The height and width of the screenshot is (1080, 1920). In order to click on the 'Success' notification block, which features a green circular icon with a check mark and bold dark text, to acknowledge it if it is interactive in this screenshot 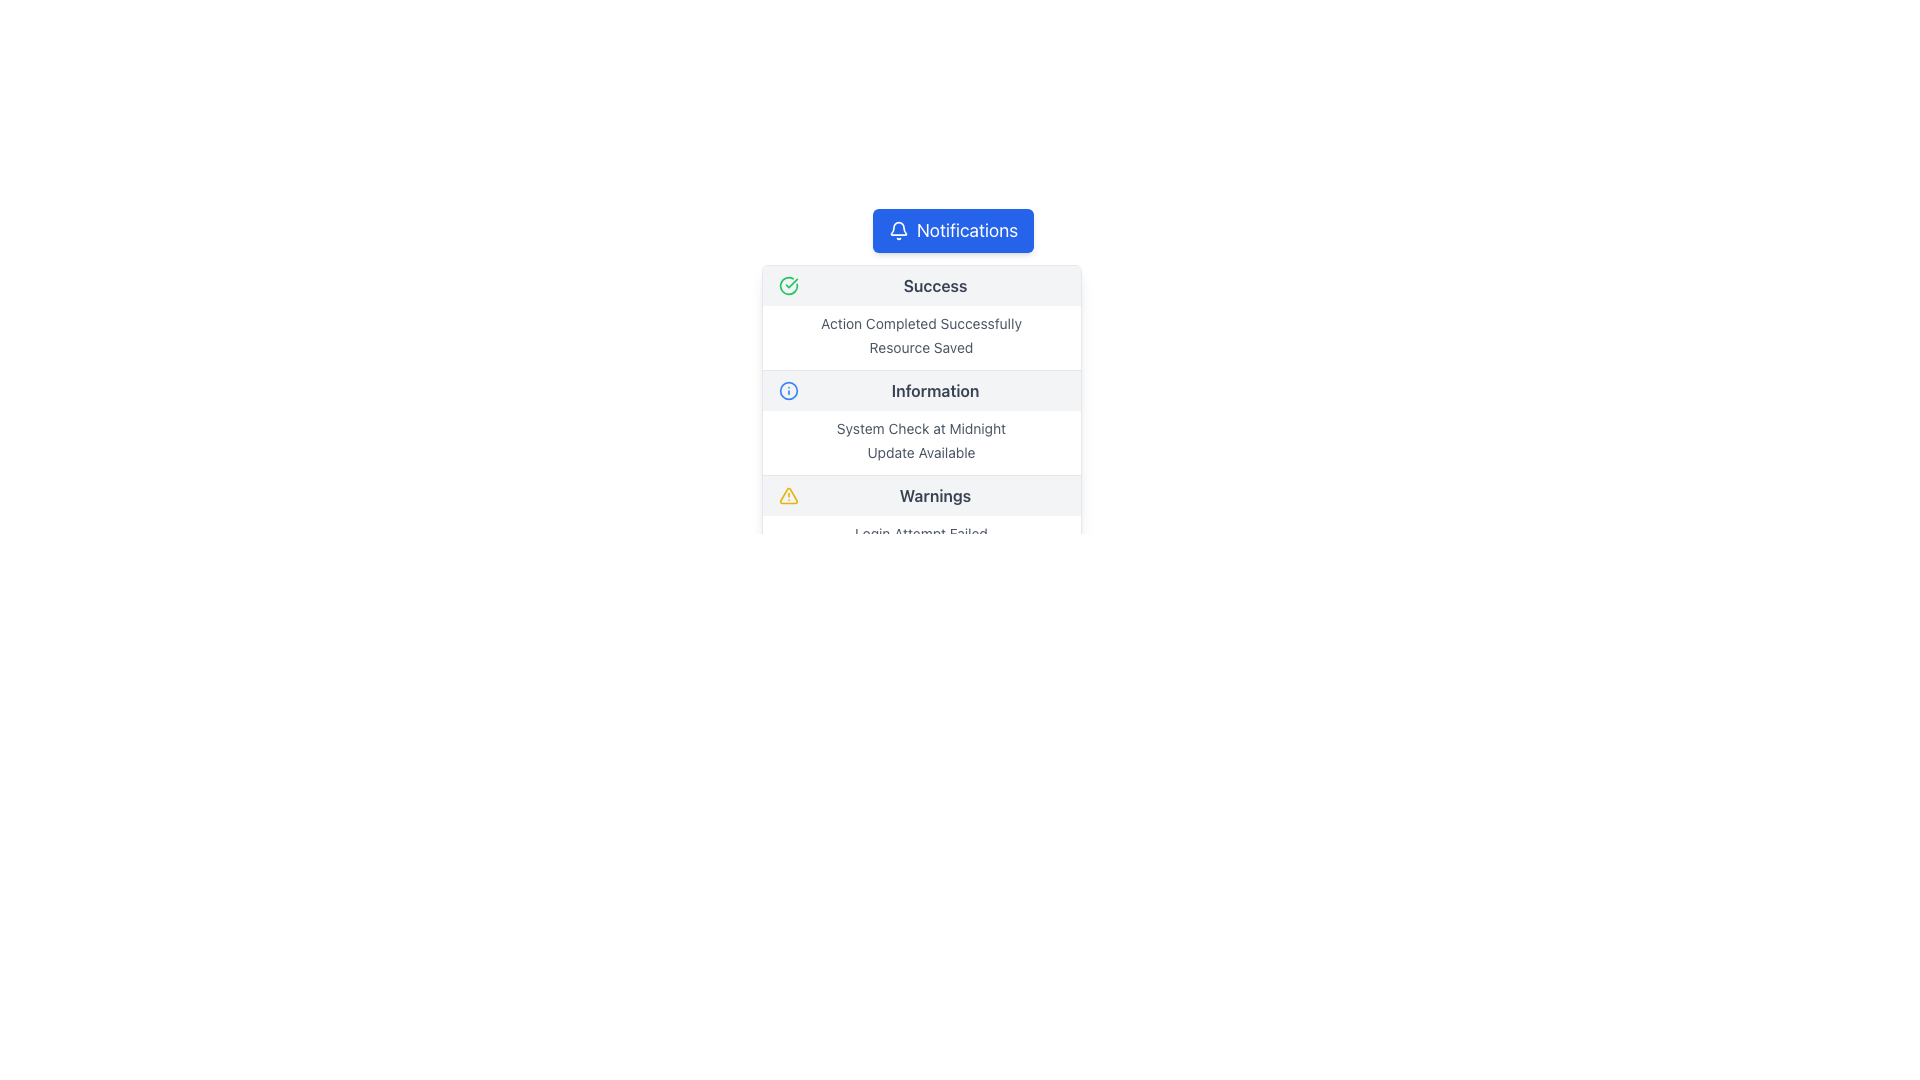, I will do `click(920, 285)`.